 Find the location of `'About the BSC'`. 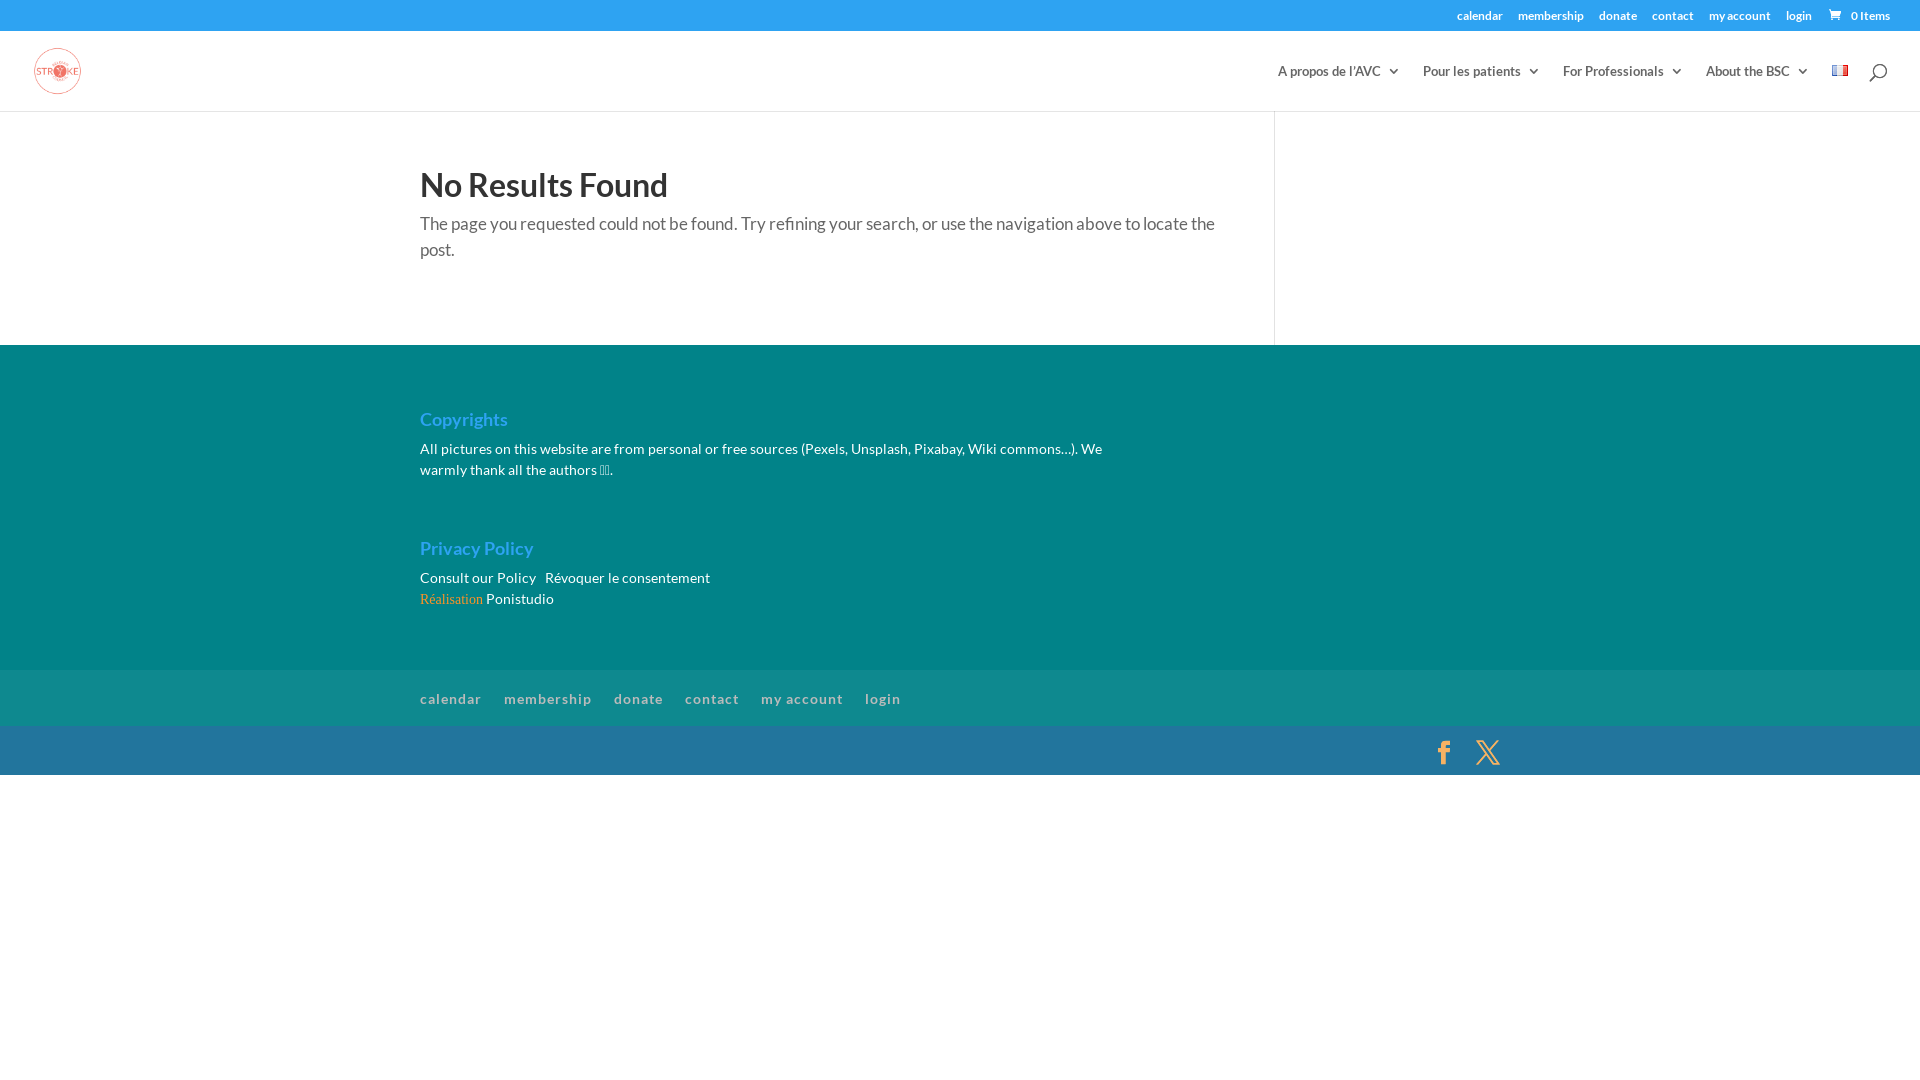

'About the BSC' is located at coordinates (1756, 86).